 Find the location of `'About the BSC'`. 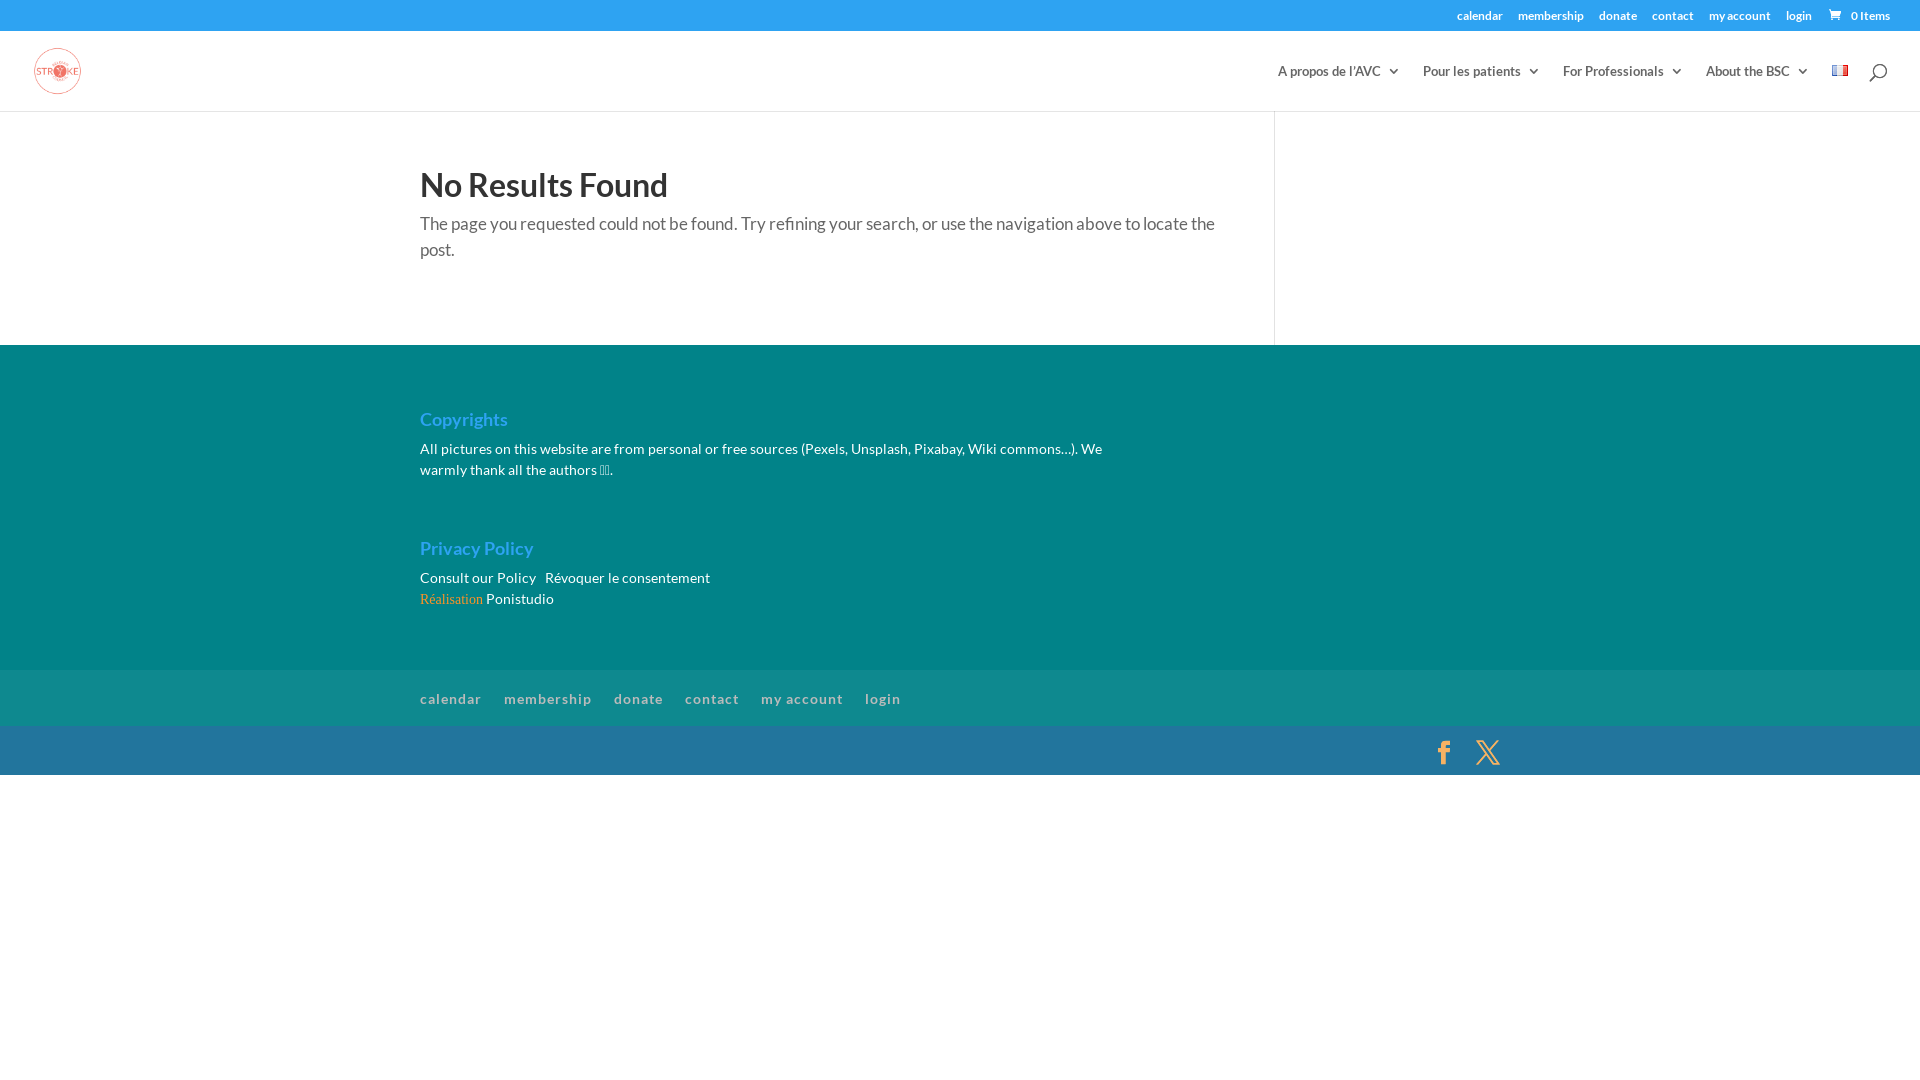

'About the BSC' is located at coordinates (1756, 86).